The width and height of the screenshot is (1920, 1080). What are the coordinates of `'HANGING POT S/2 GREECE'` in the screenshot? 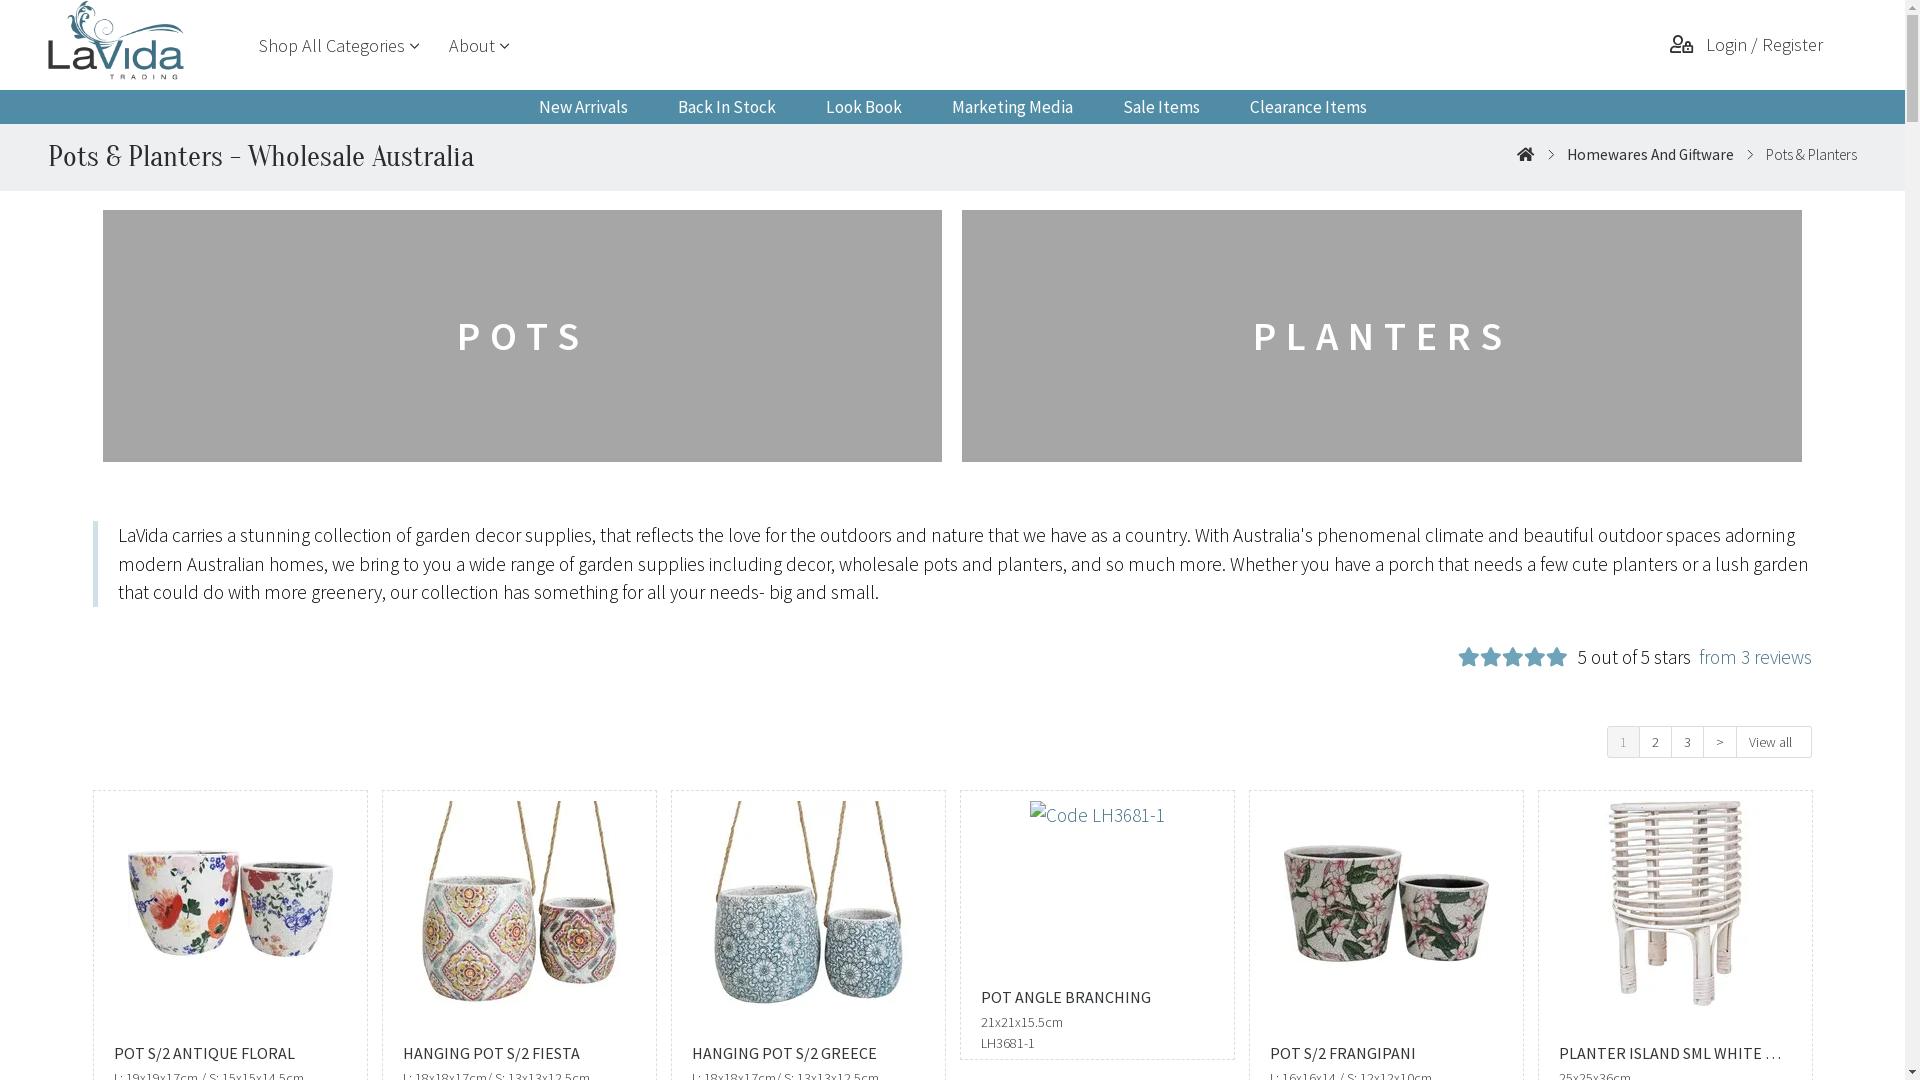 It's located at (691, 1057).